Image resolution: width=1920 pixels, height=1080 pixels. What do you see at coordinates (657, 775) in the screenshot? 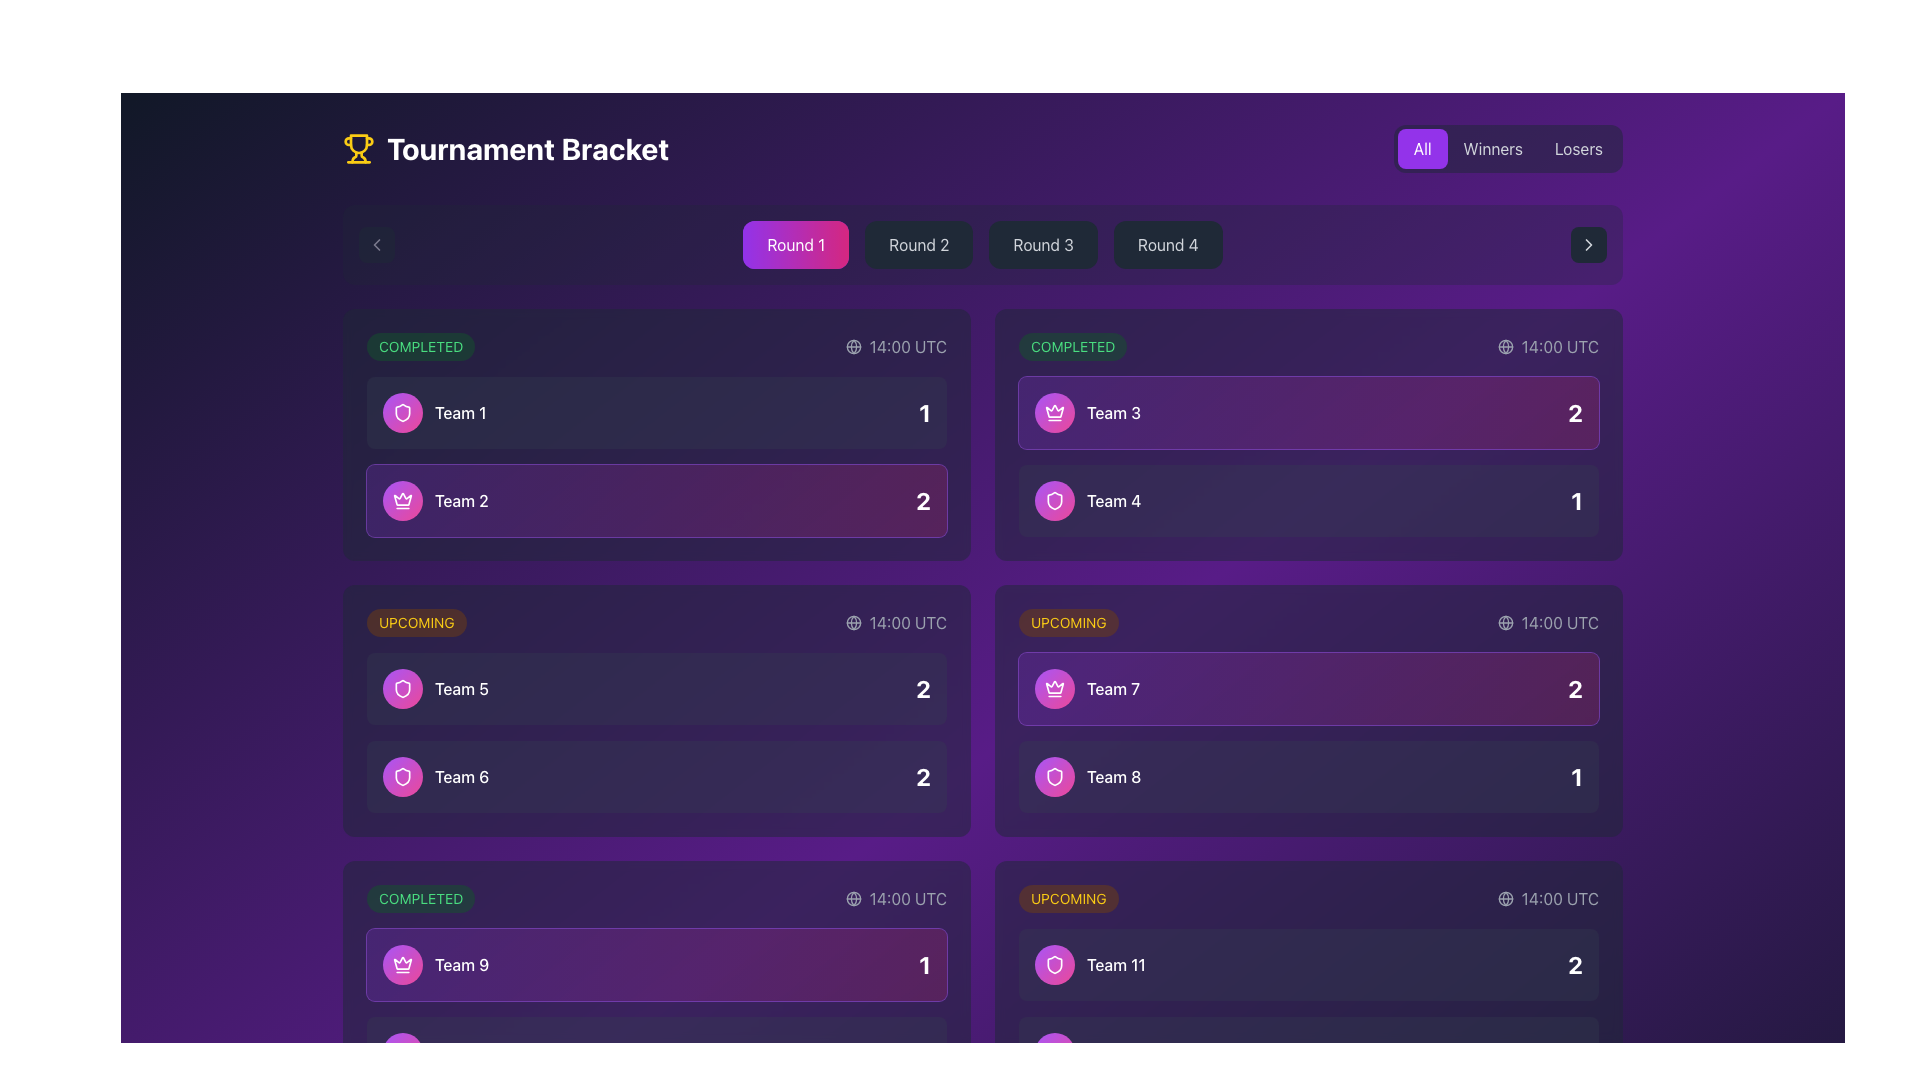
I see `the second display card or list item component located below 'Team 5' in the bottom-left section of the interface` at bounding box center [657, 775].